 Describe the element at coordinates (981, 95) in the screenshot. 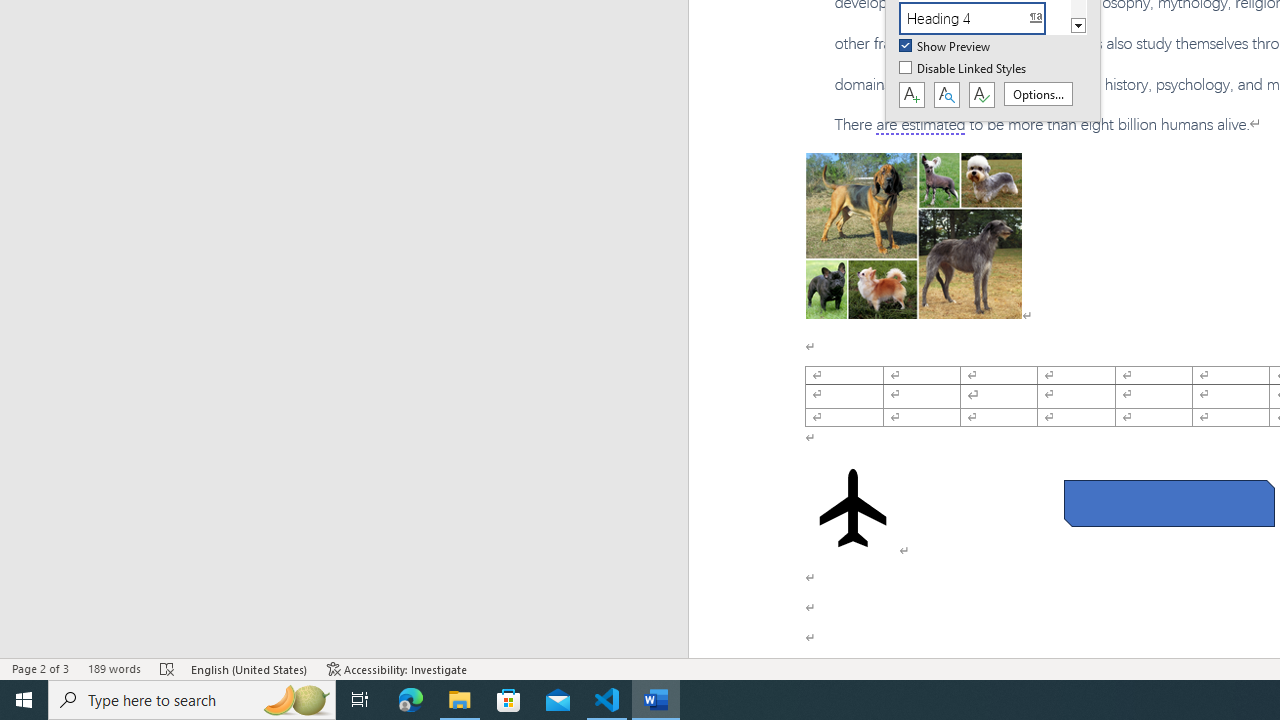

I see `'Class: NetUIButton'` at that location.